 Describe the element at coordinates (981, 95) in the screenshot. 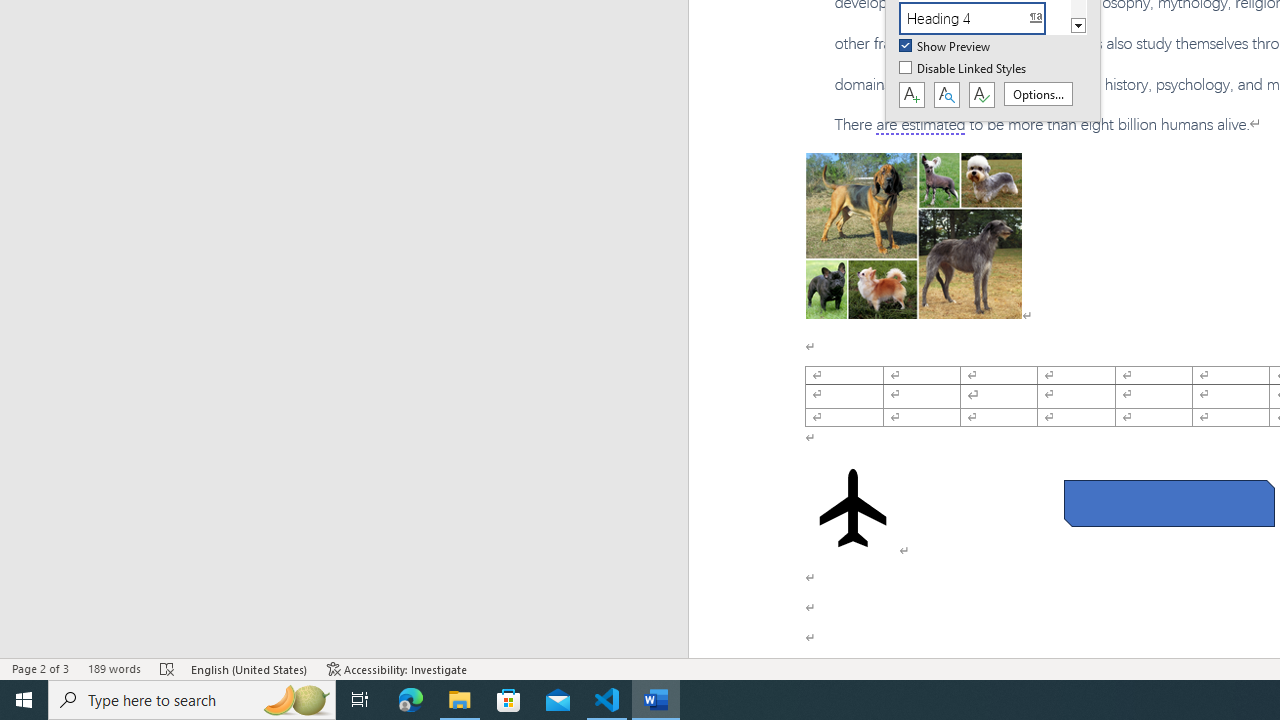

I see `'Class: NetUIButton'` at that location.